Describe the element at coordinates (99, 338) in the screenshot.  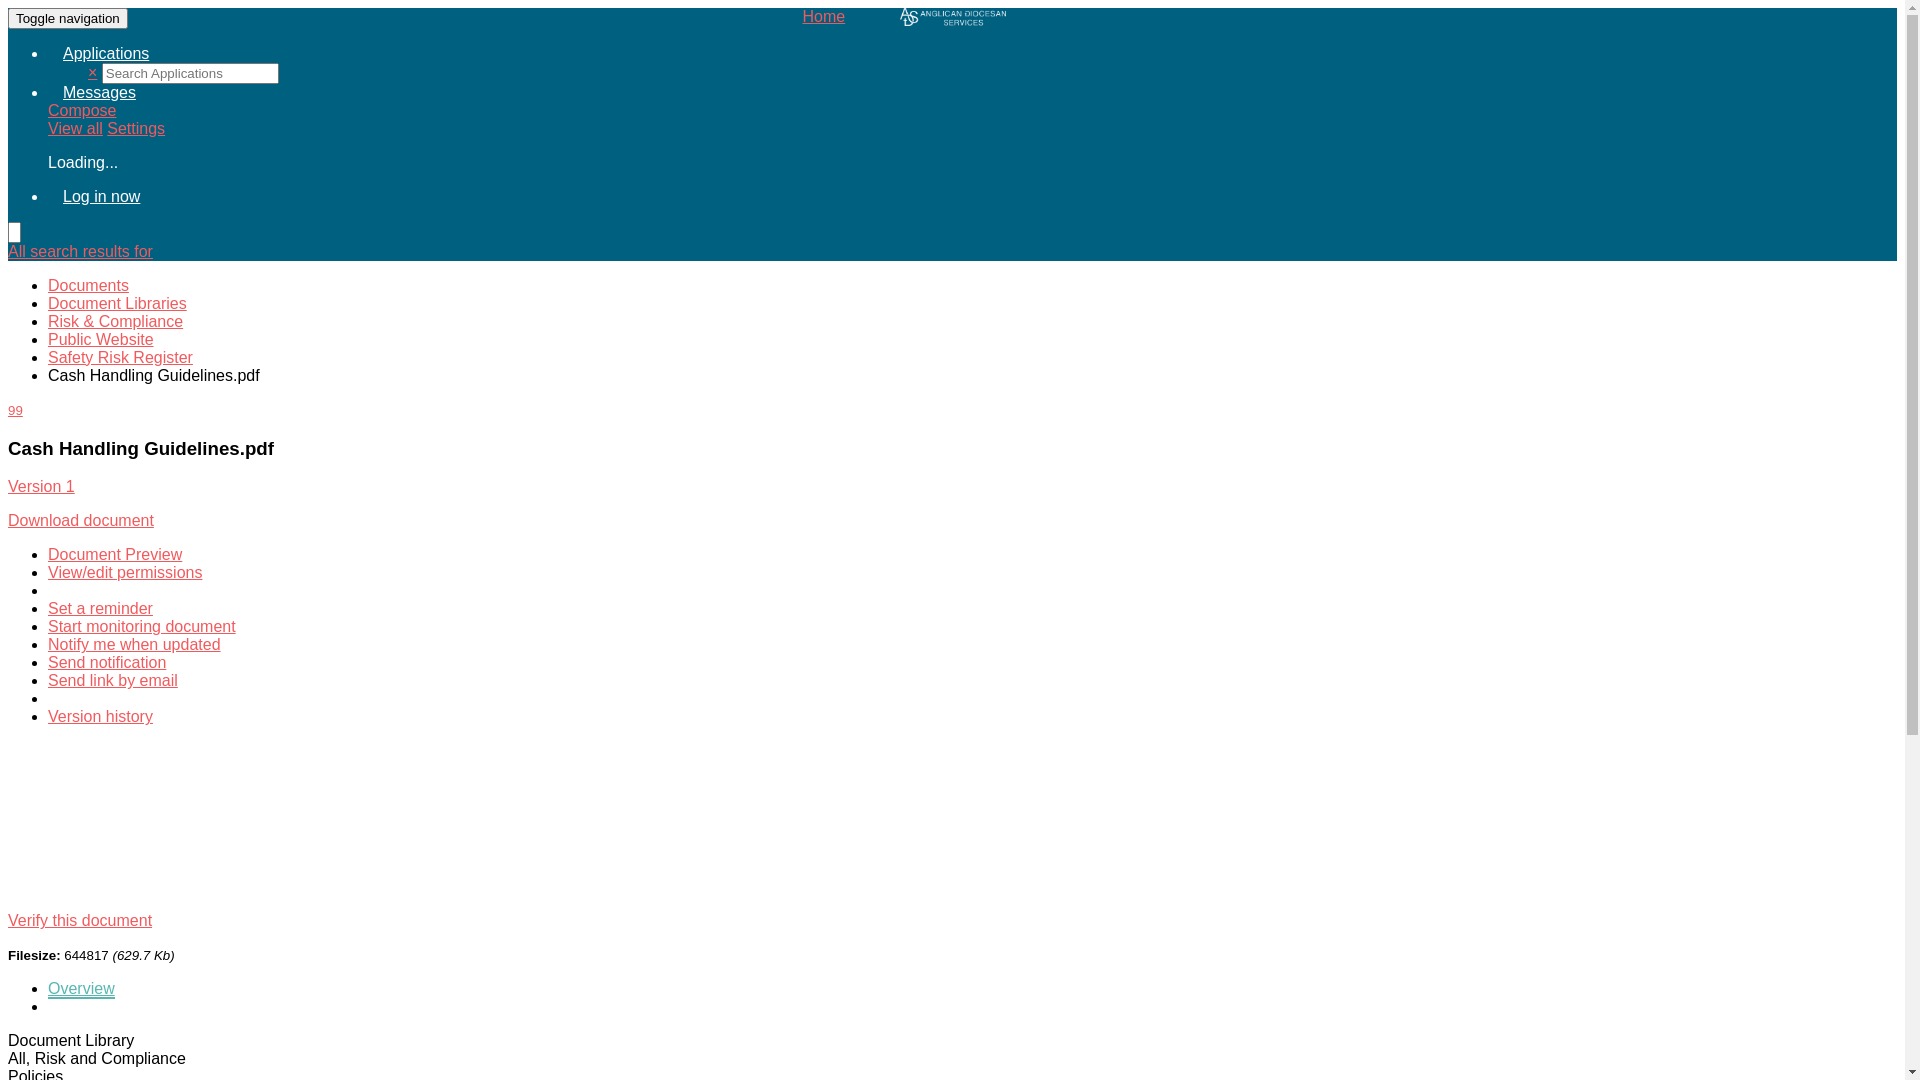
I see `'Public Website'` at that location.